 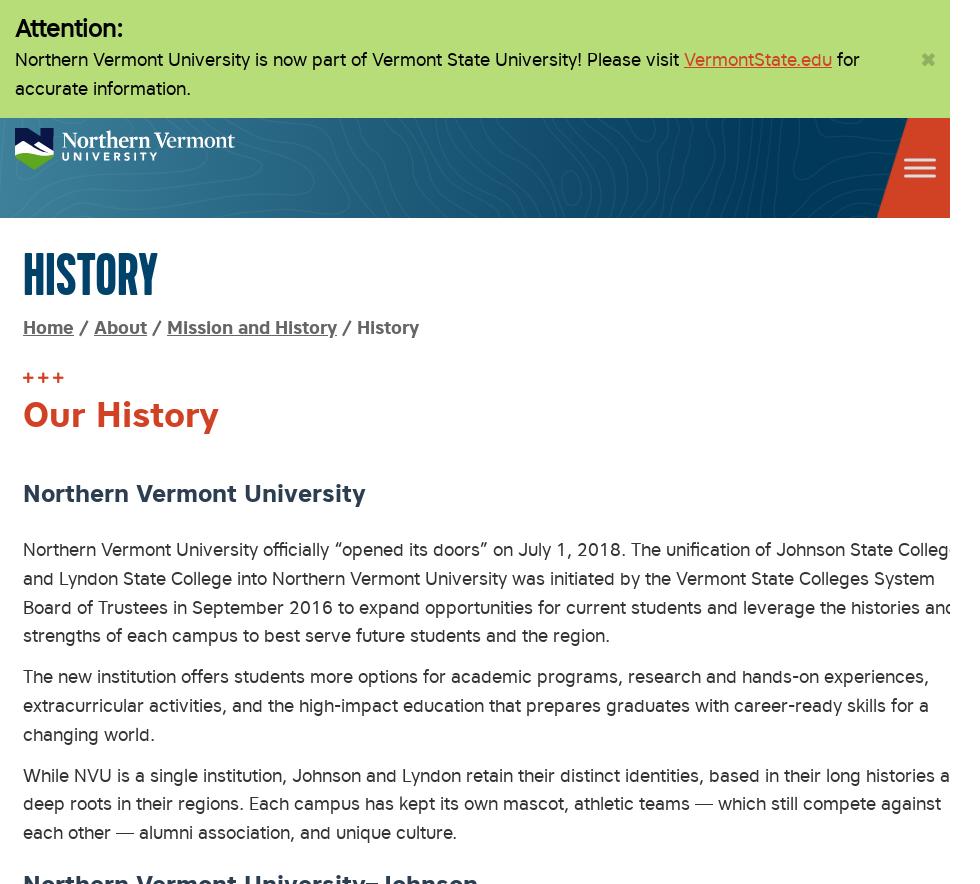 What do you see at coordinates (121, 413) in the screenshot?
I see `'Our History'` at bounding box center [121, 413].